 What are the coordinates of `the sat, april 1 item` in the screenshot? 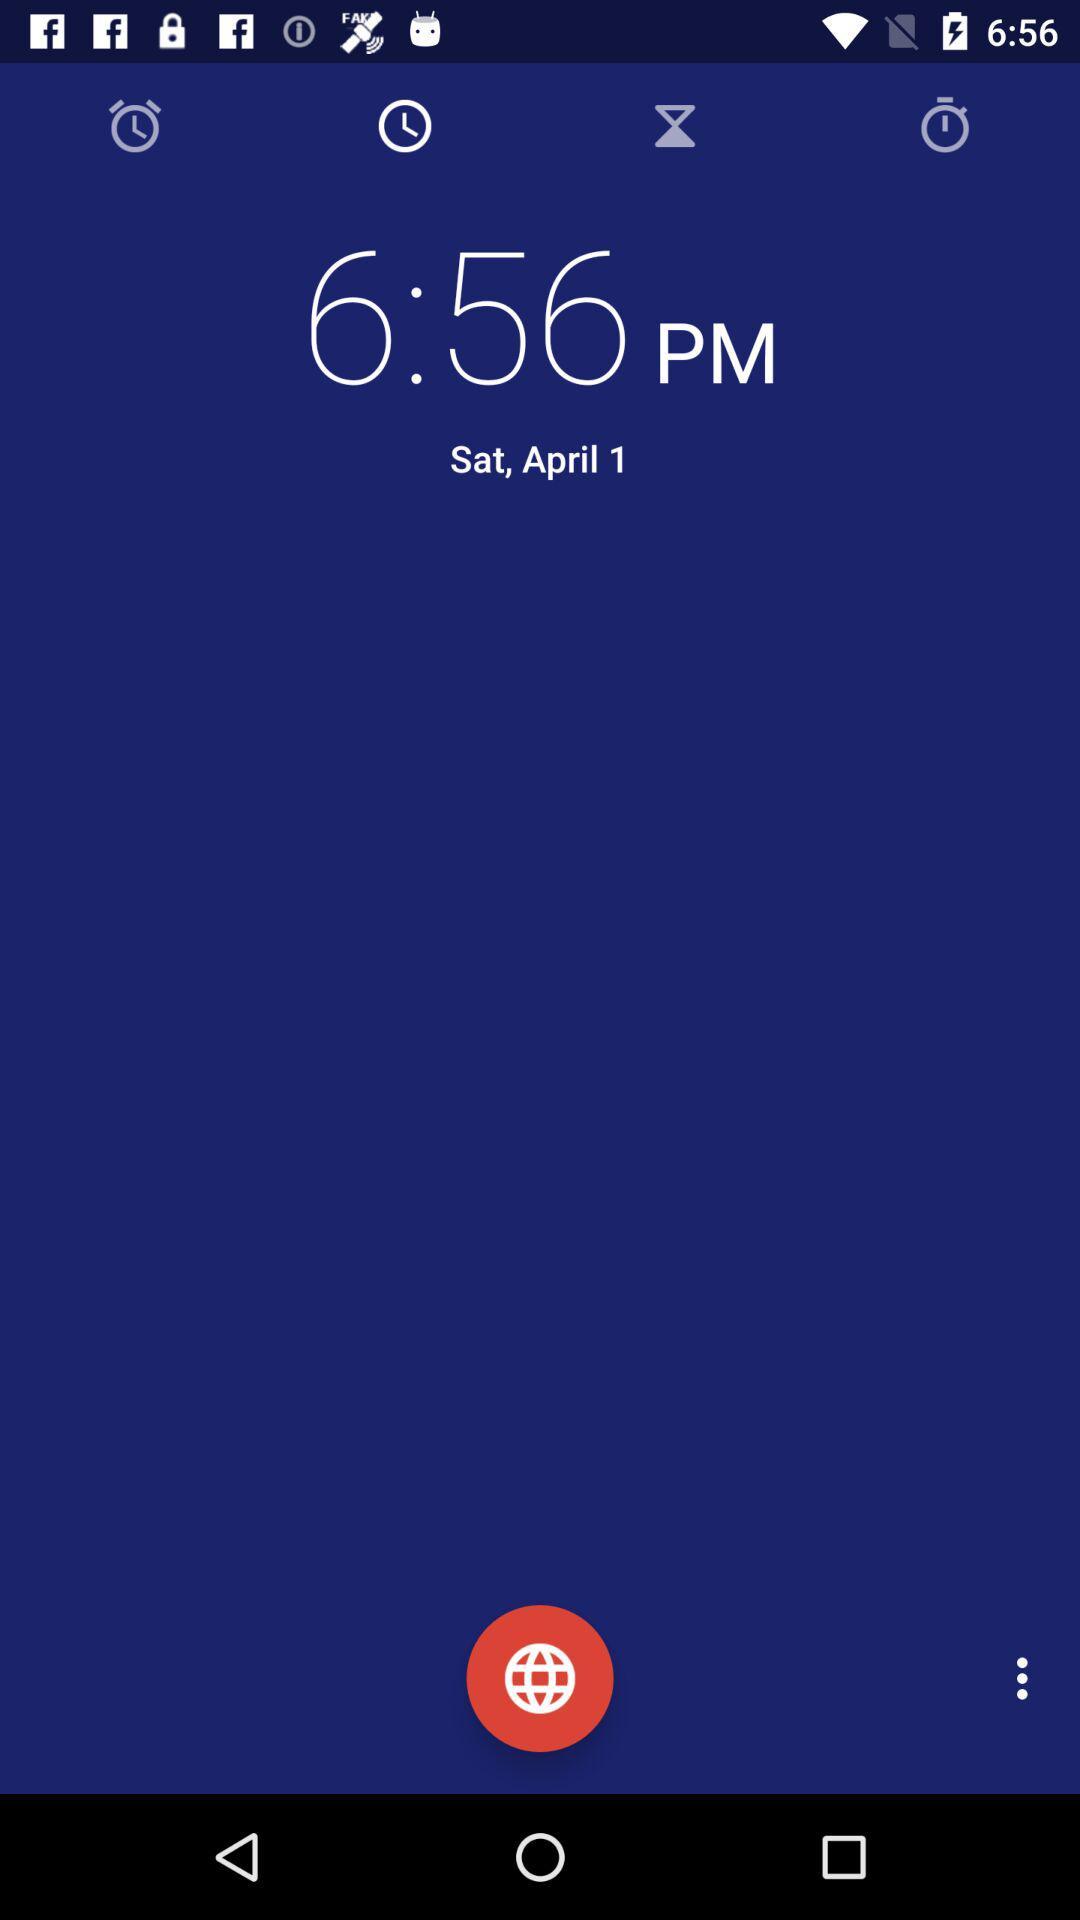 It's located at (538, 457).